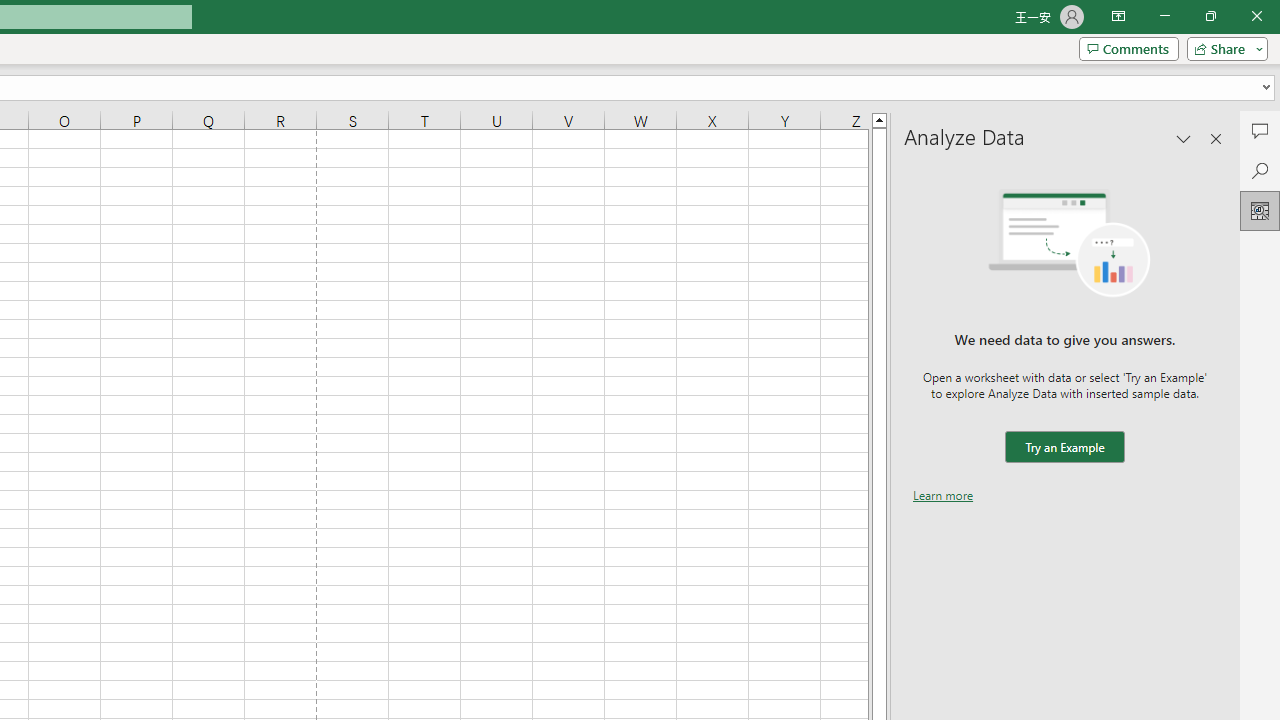  Describe the element at coordinates (1259, 170) in the screenshot. I see `'Search'` at that location.